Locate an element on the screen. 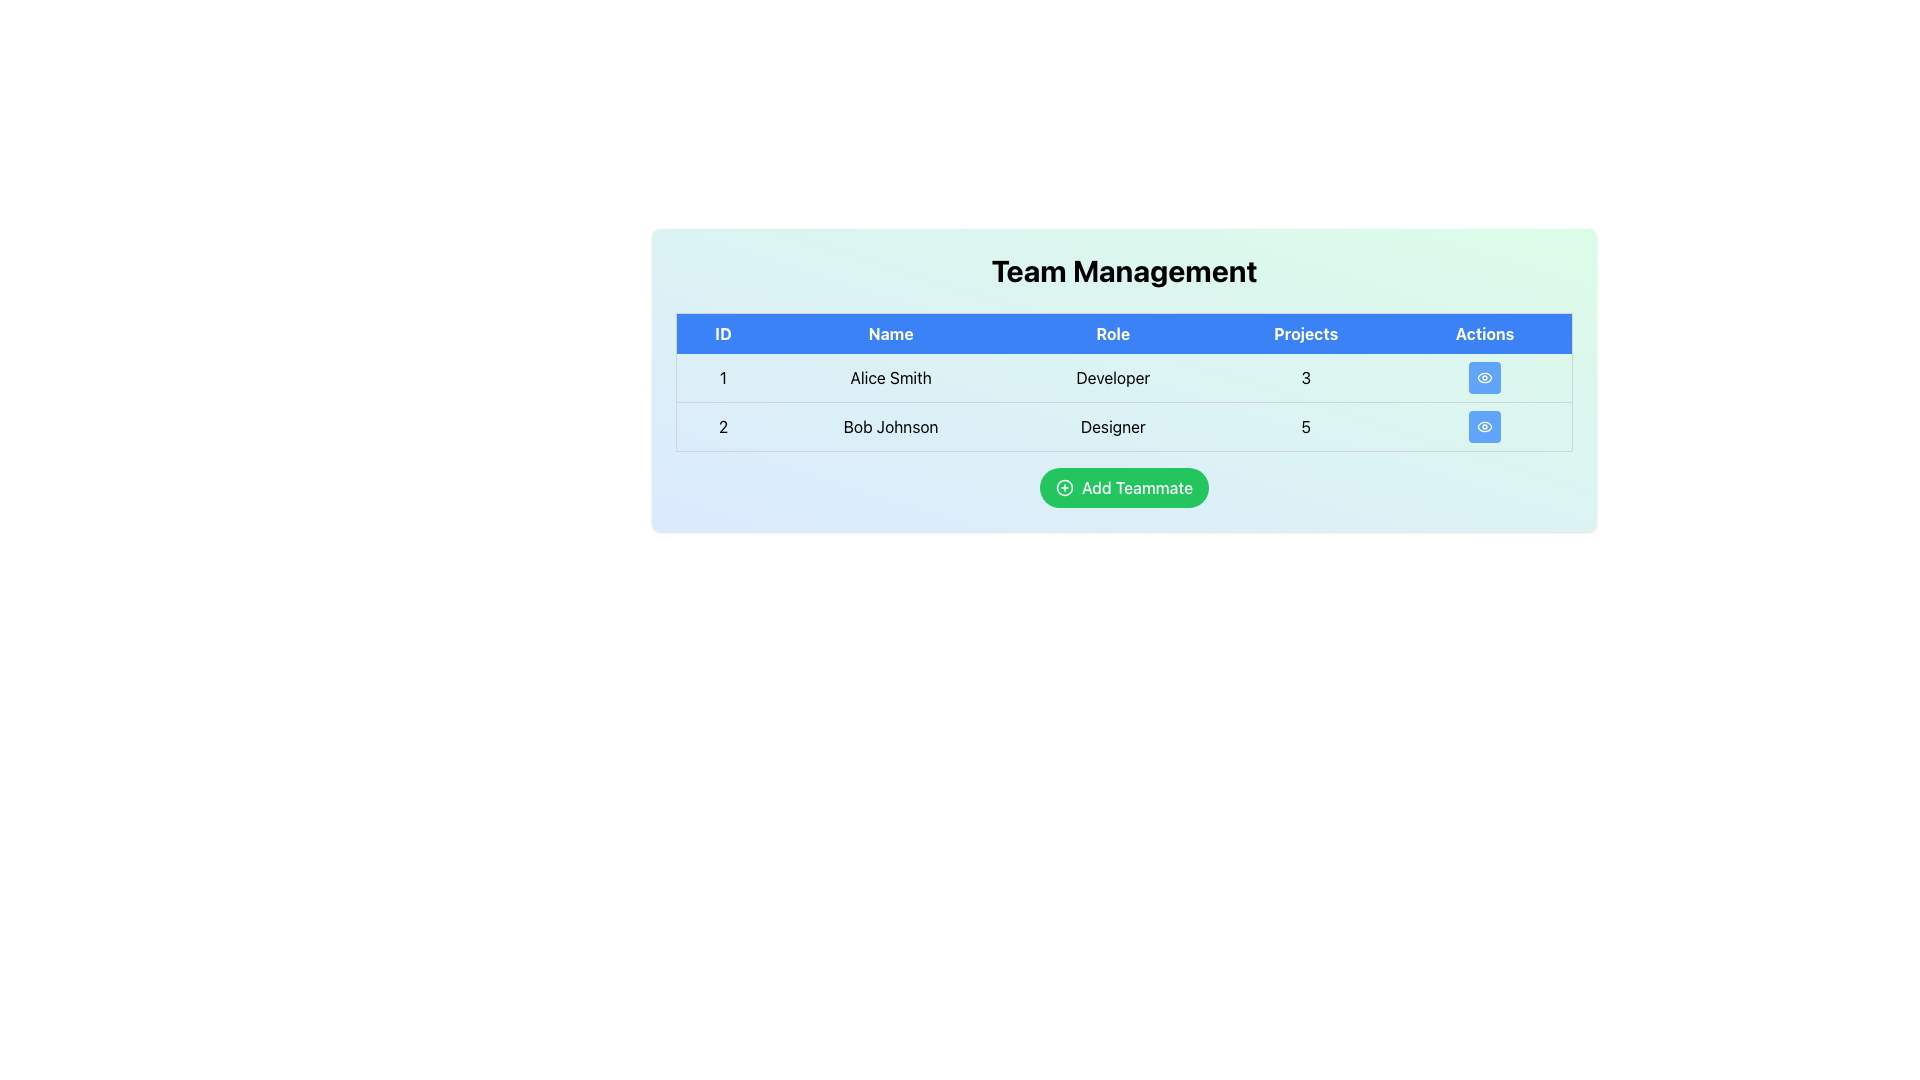 The height and width of the screenshot is (1080, 1920). the blue button with a white eye icon located in the 'Actions' column for 'Alice Smith' is located at coordinates (1485, 378).